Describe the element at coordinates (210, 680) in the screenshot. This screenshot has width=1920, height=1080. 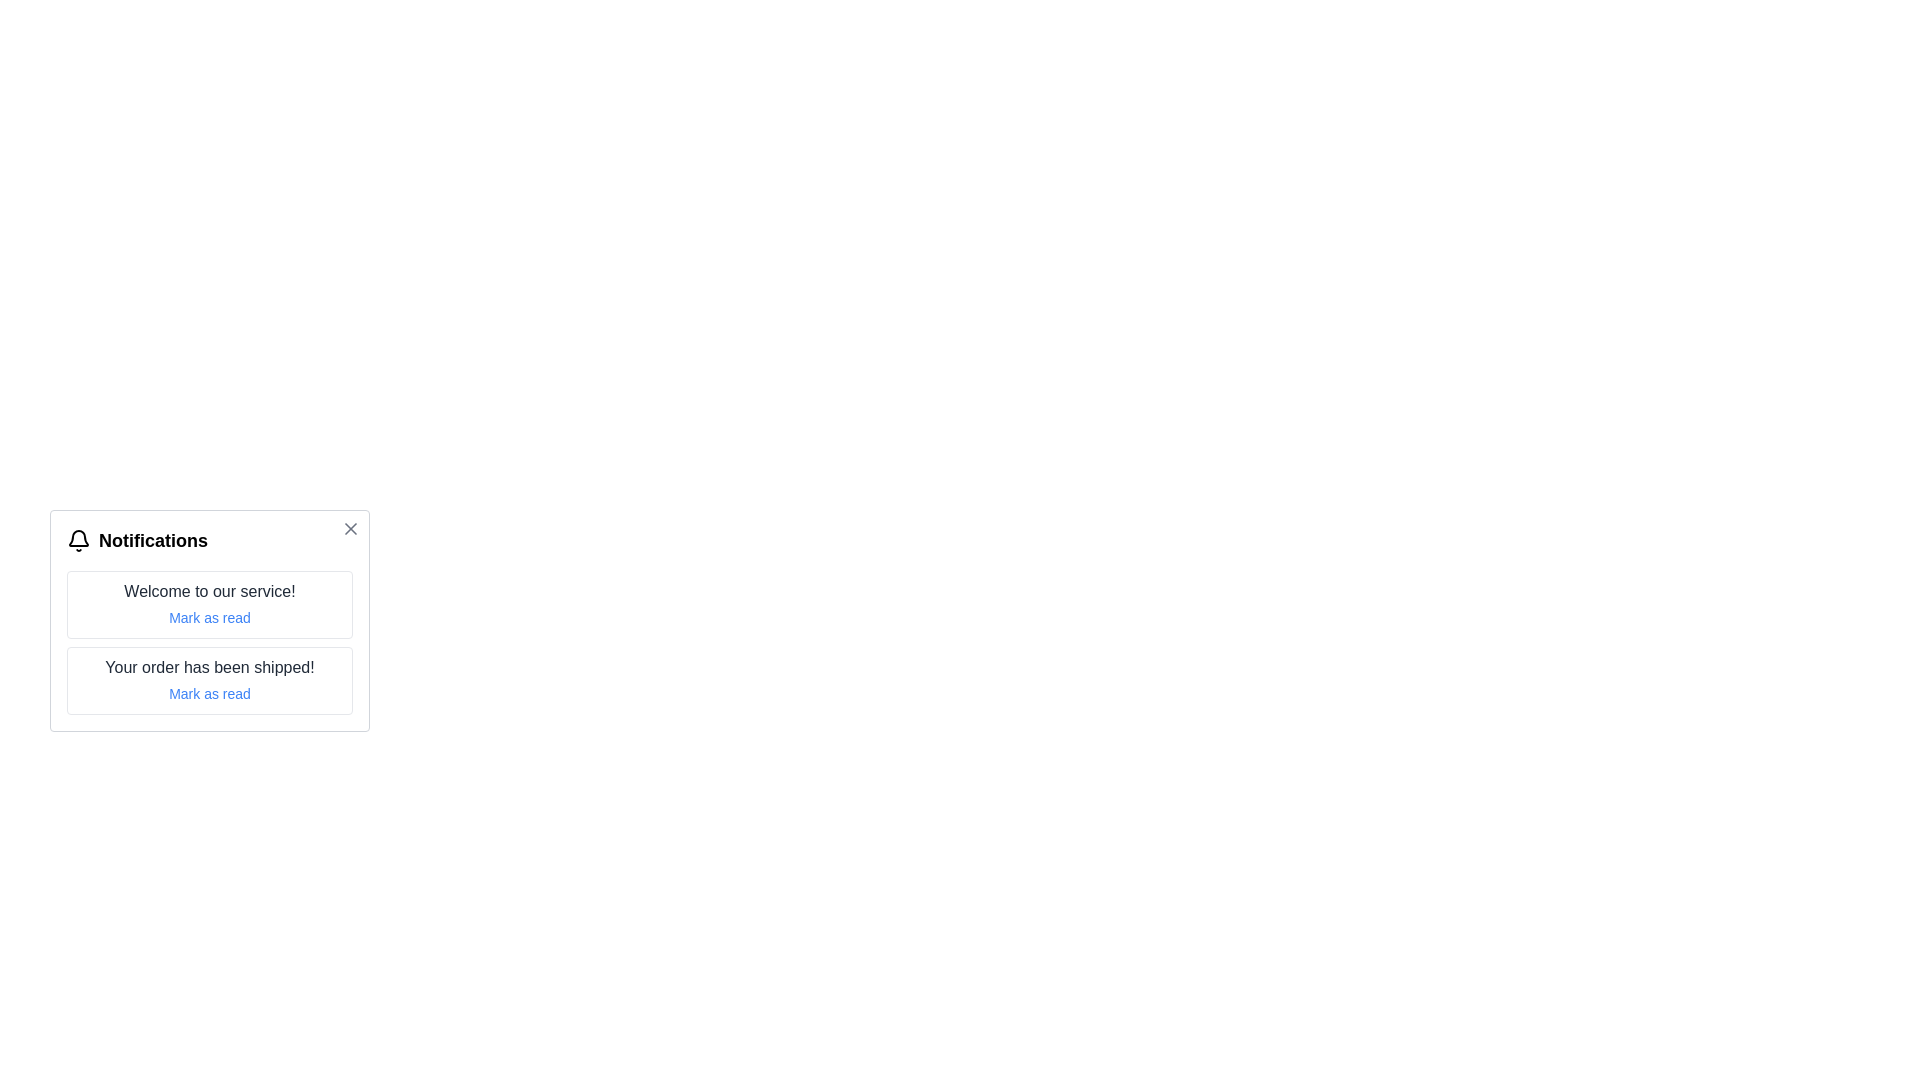
I see `the 'Mark as read' actionable text in the notification box with the message 'Your order has been shipped!' to mark it as acknowledged` at that location.